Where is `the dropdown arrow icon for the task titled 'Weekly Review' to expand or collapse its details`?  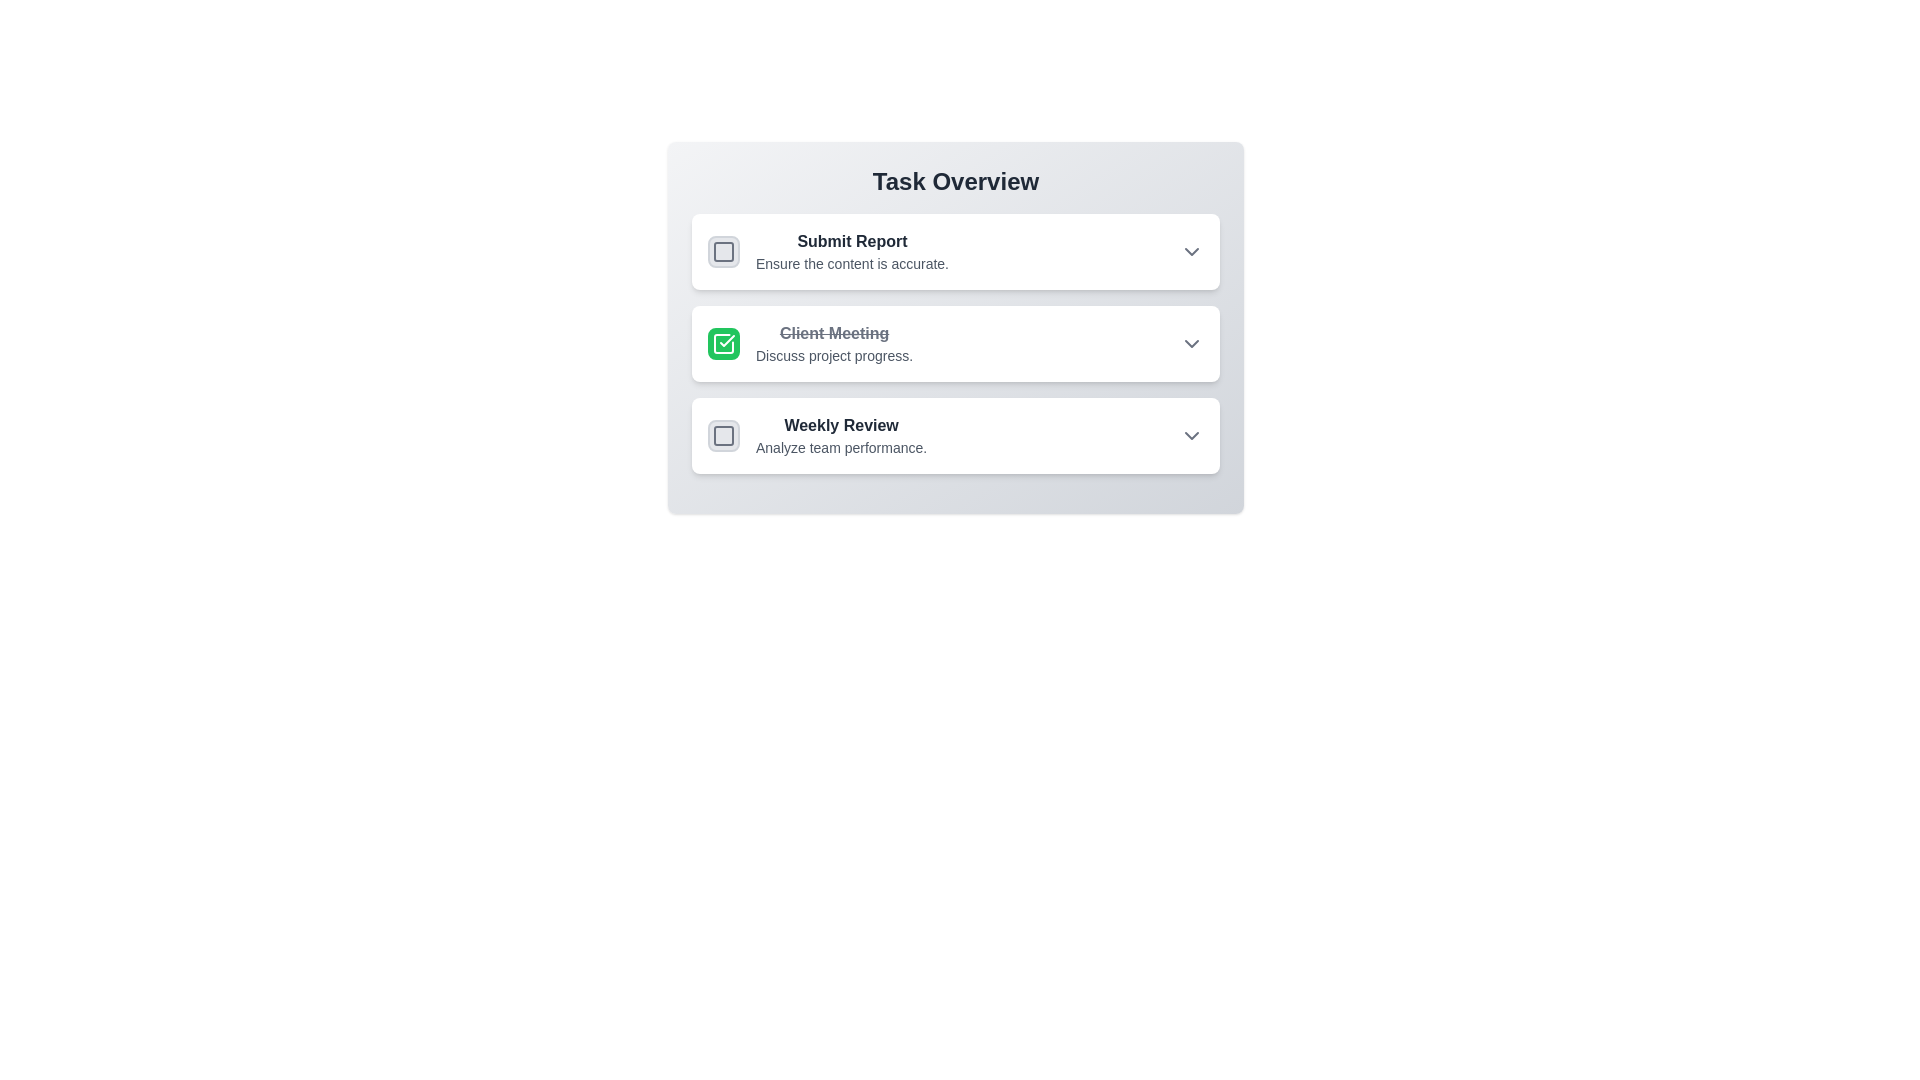 the dropdown arrow icon for the task titled 'Weekly Review' to expand or collapse its details is located at coordinates (1191, 434).